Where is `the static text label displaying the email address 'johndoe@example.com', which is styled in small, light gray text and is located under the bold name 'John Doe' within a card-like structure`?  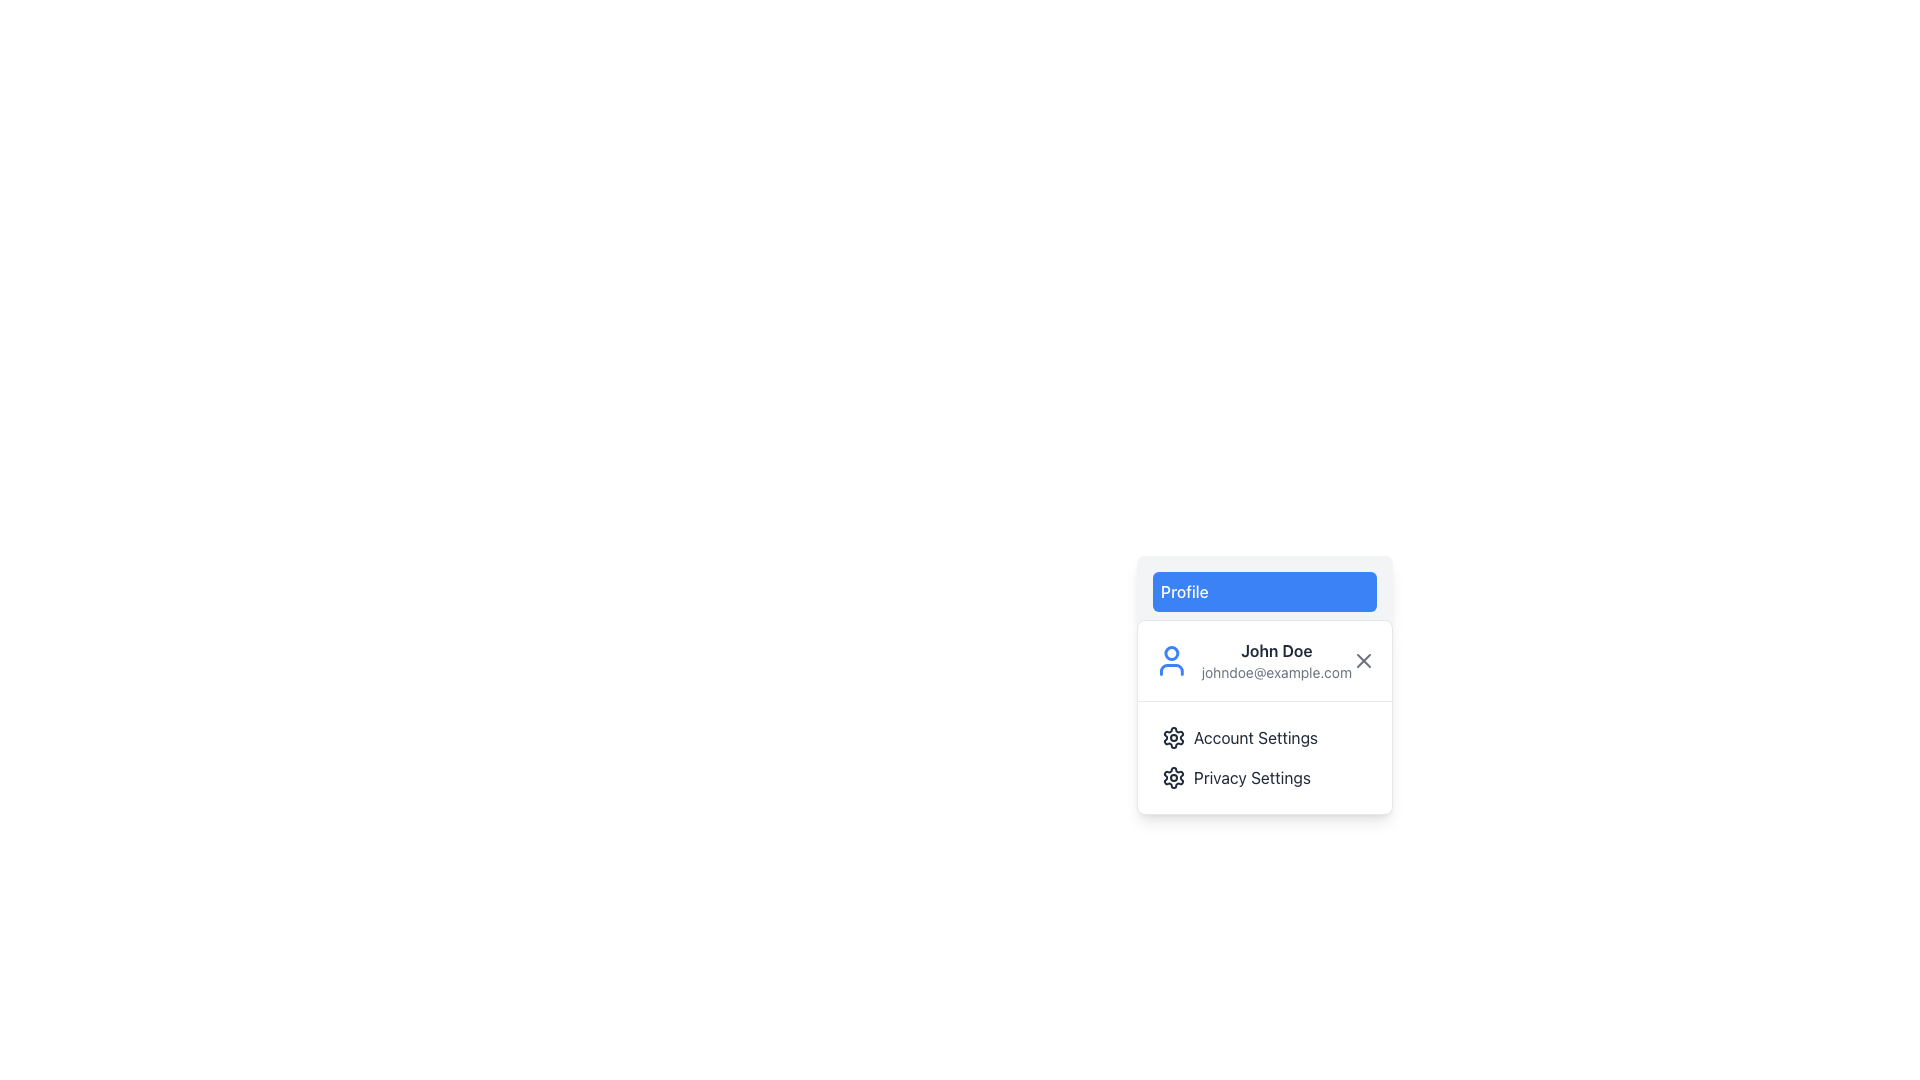 the static text label displaying the email address 'johndoe@example.com', which is styled in small, light gray text and is located under the bold name 'John Doe' within a card-like structure is located at coordinates (1275, 672).